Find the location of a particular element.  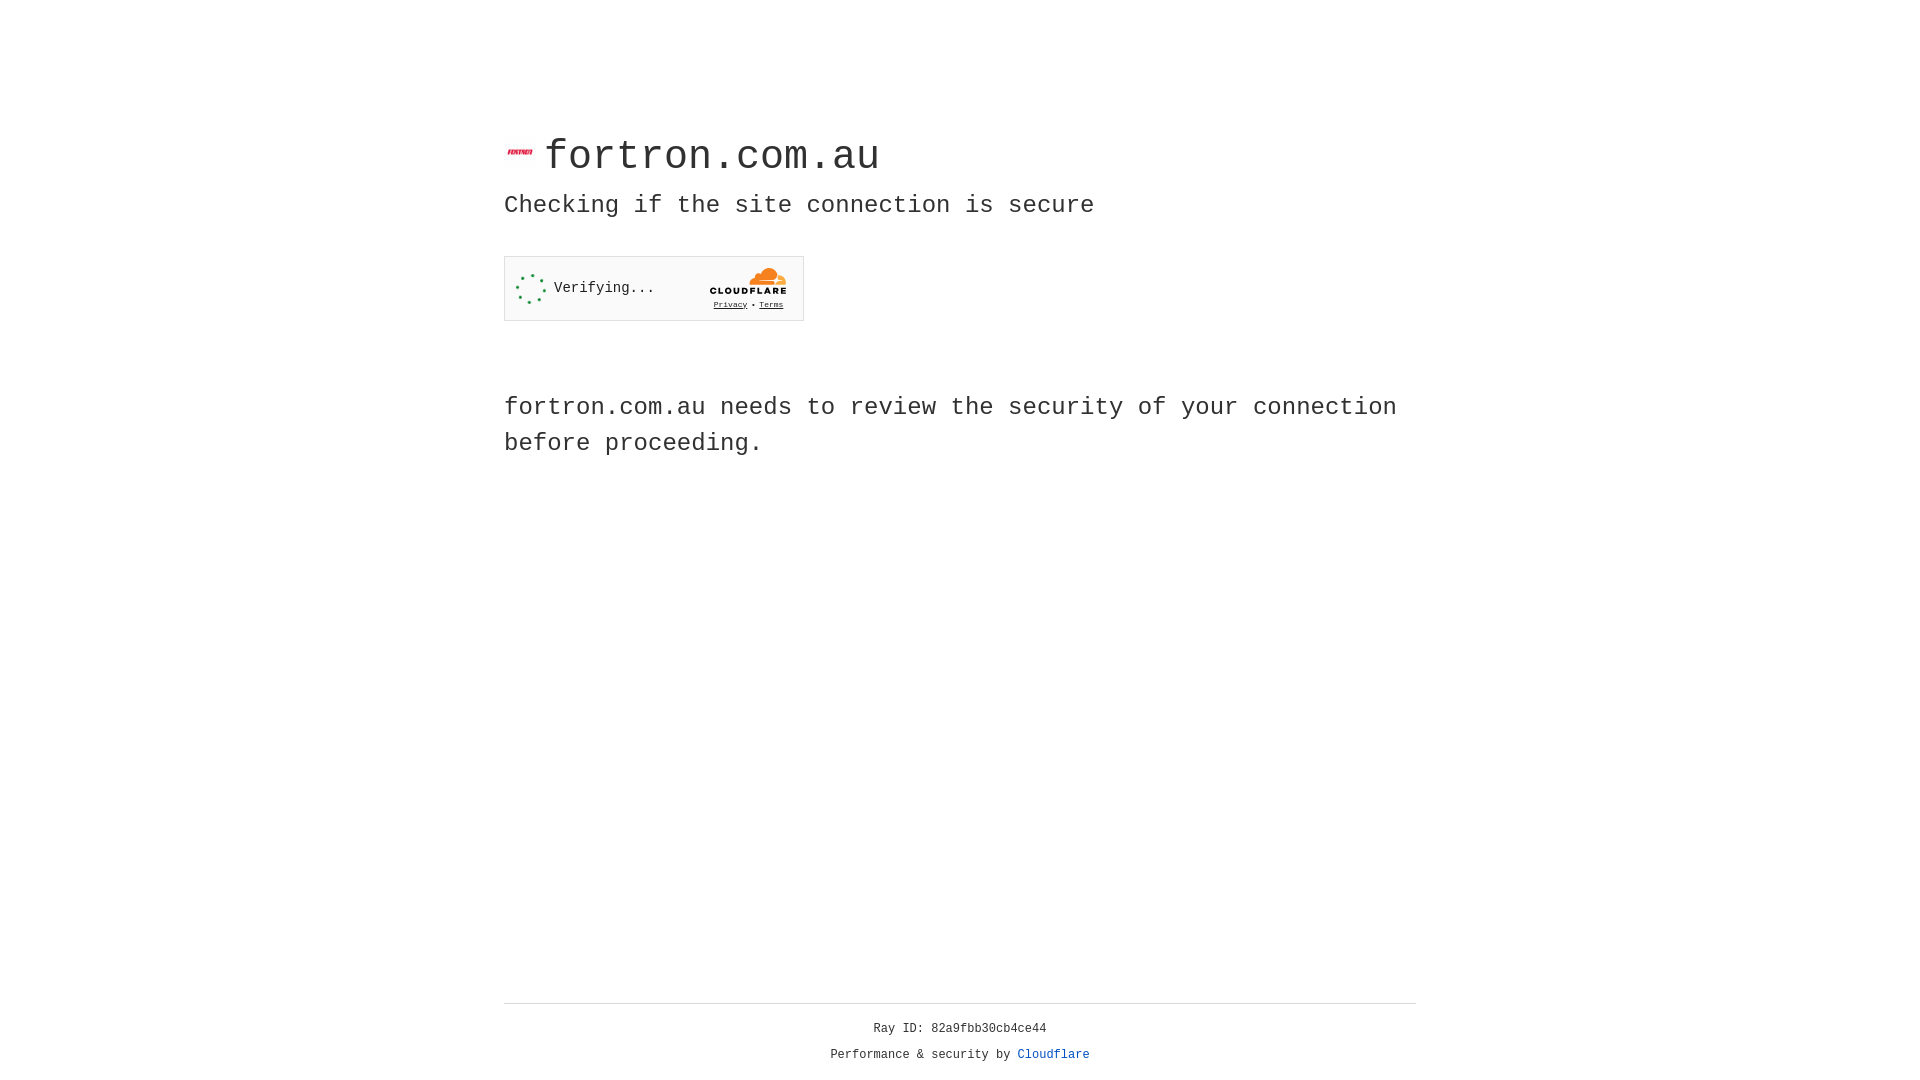

'Cloudflare' is located at coordinates (1053, 1054).